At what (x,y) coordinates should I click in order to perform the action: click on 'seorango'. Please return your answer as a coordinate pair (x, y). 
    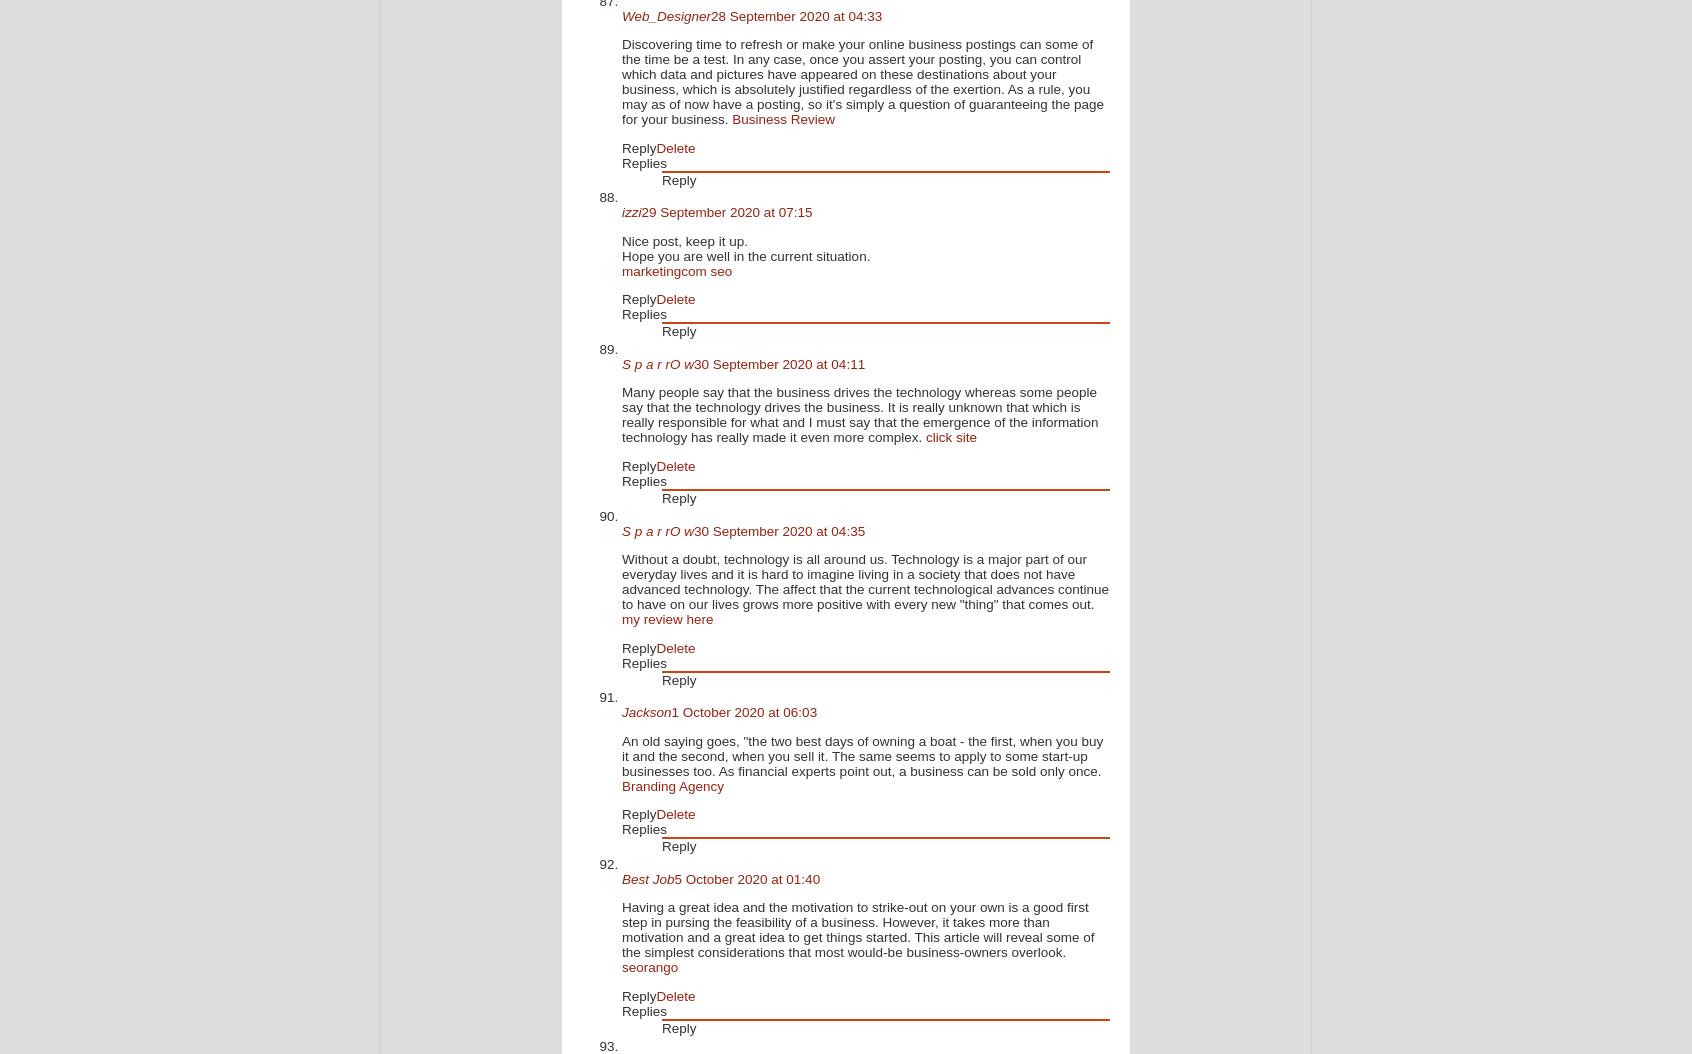
    Looking at the image, I should click on (650, 967).